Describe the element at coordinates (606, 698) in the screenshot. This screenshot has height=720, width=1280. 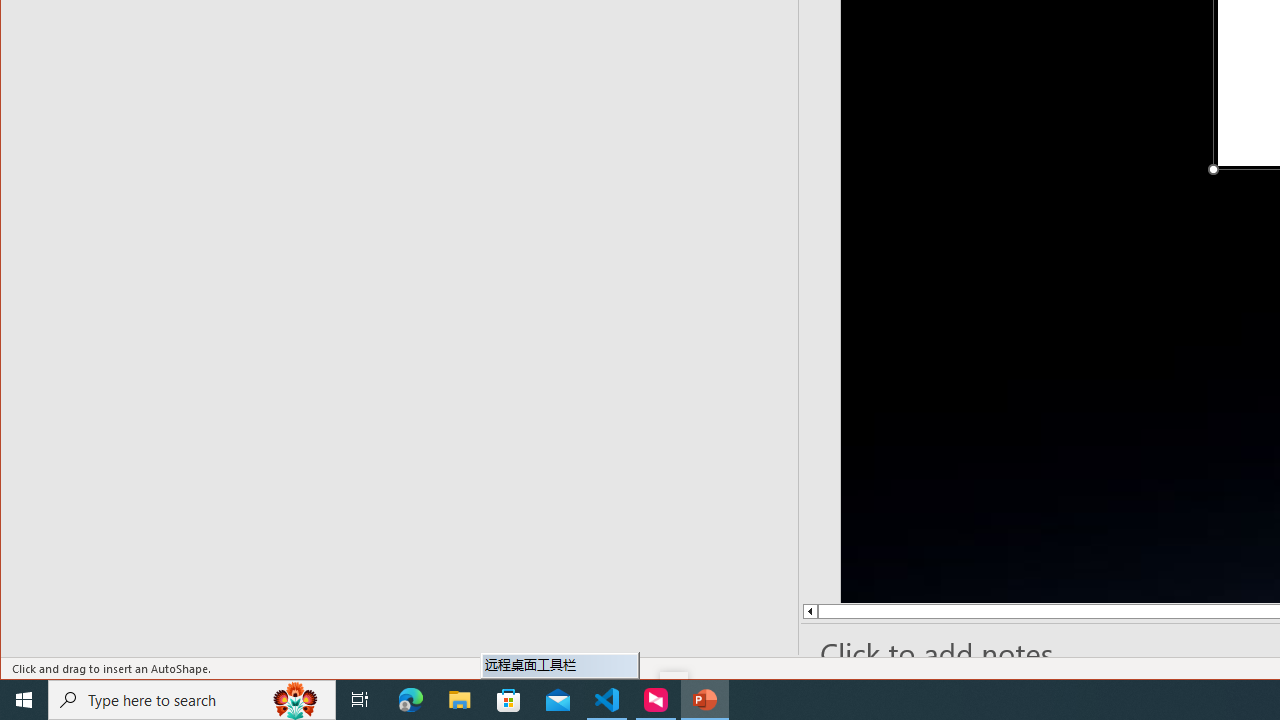
I see `'Visual Studio Code - 1 running window'` at that location.